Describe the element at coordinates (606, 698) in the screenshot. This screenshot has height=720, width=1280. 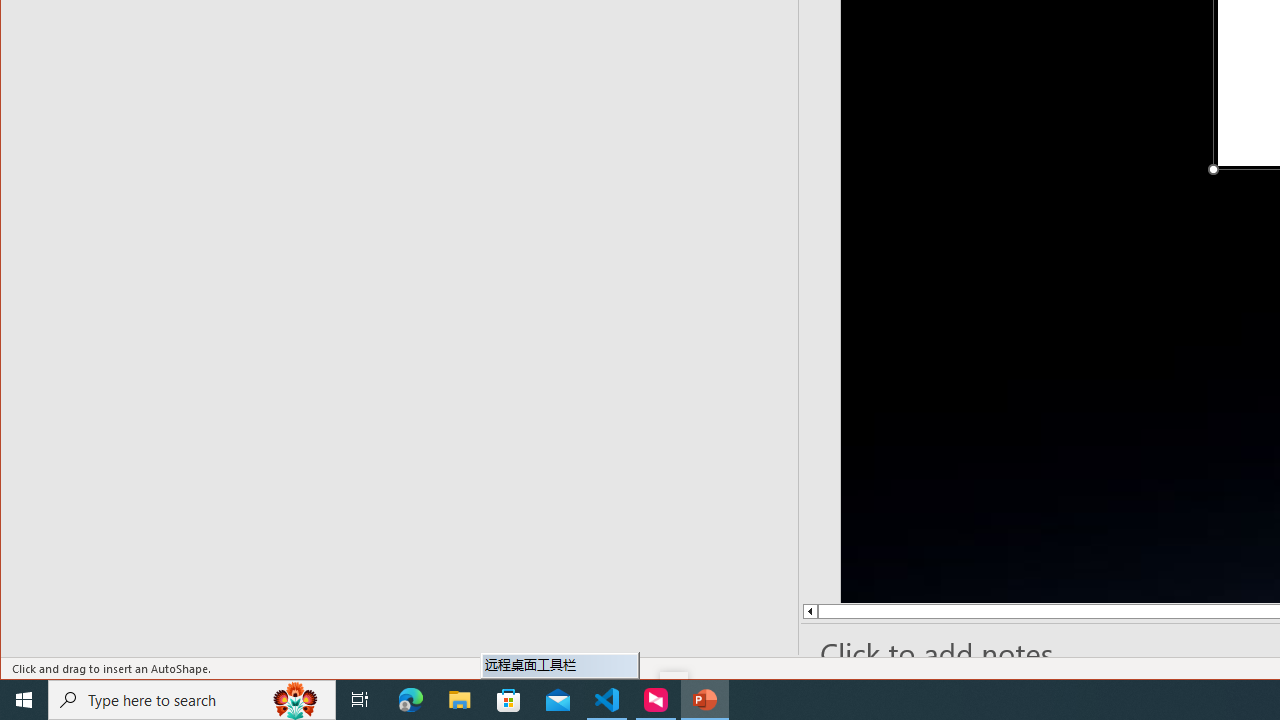
I see `'Visual Studio Code - 1 running window'` at that location.